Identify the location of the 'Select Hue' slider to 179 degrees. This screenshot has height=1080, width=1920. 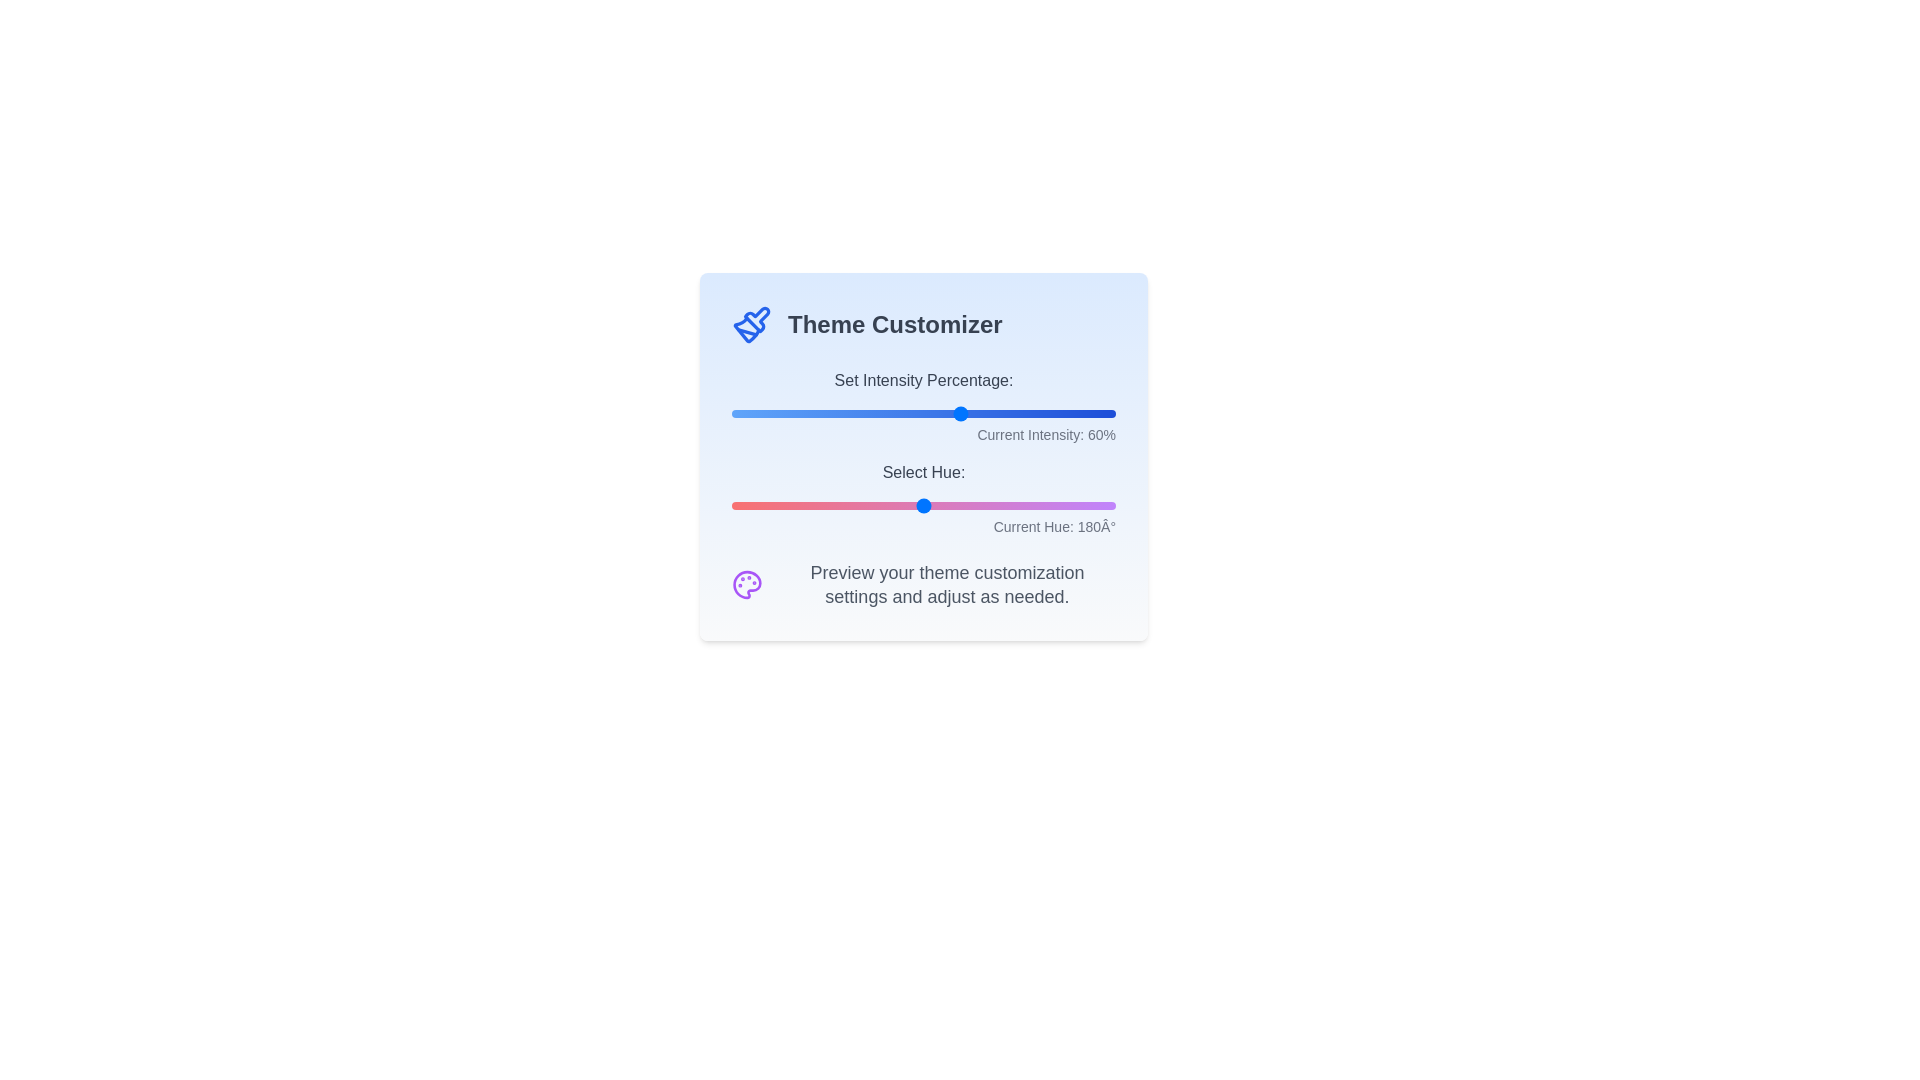
(921, 504).